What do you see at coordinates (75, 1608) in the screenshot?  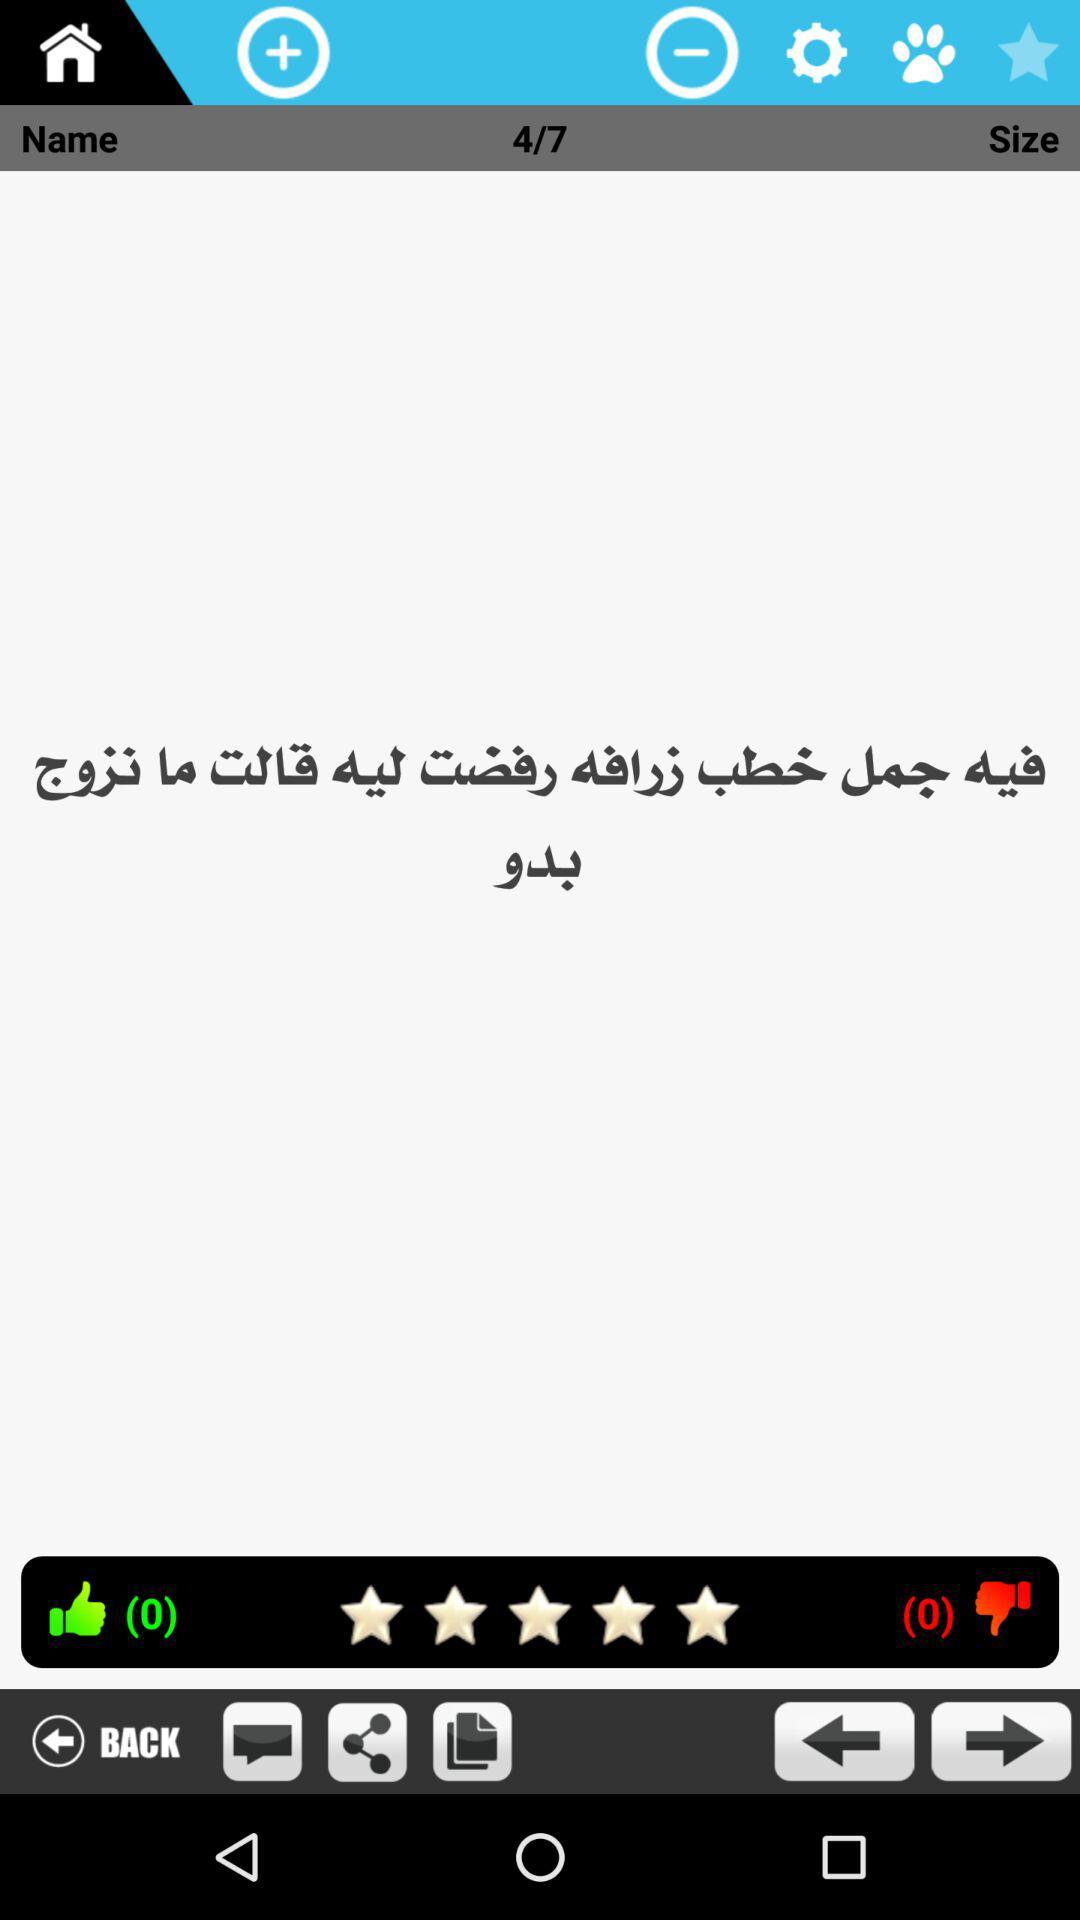 I see `hit like` at bounding box center [75, 1608].